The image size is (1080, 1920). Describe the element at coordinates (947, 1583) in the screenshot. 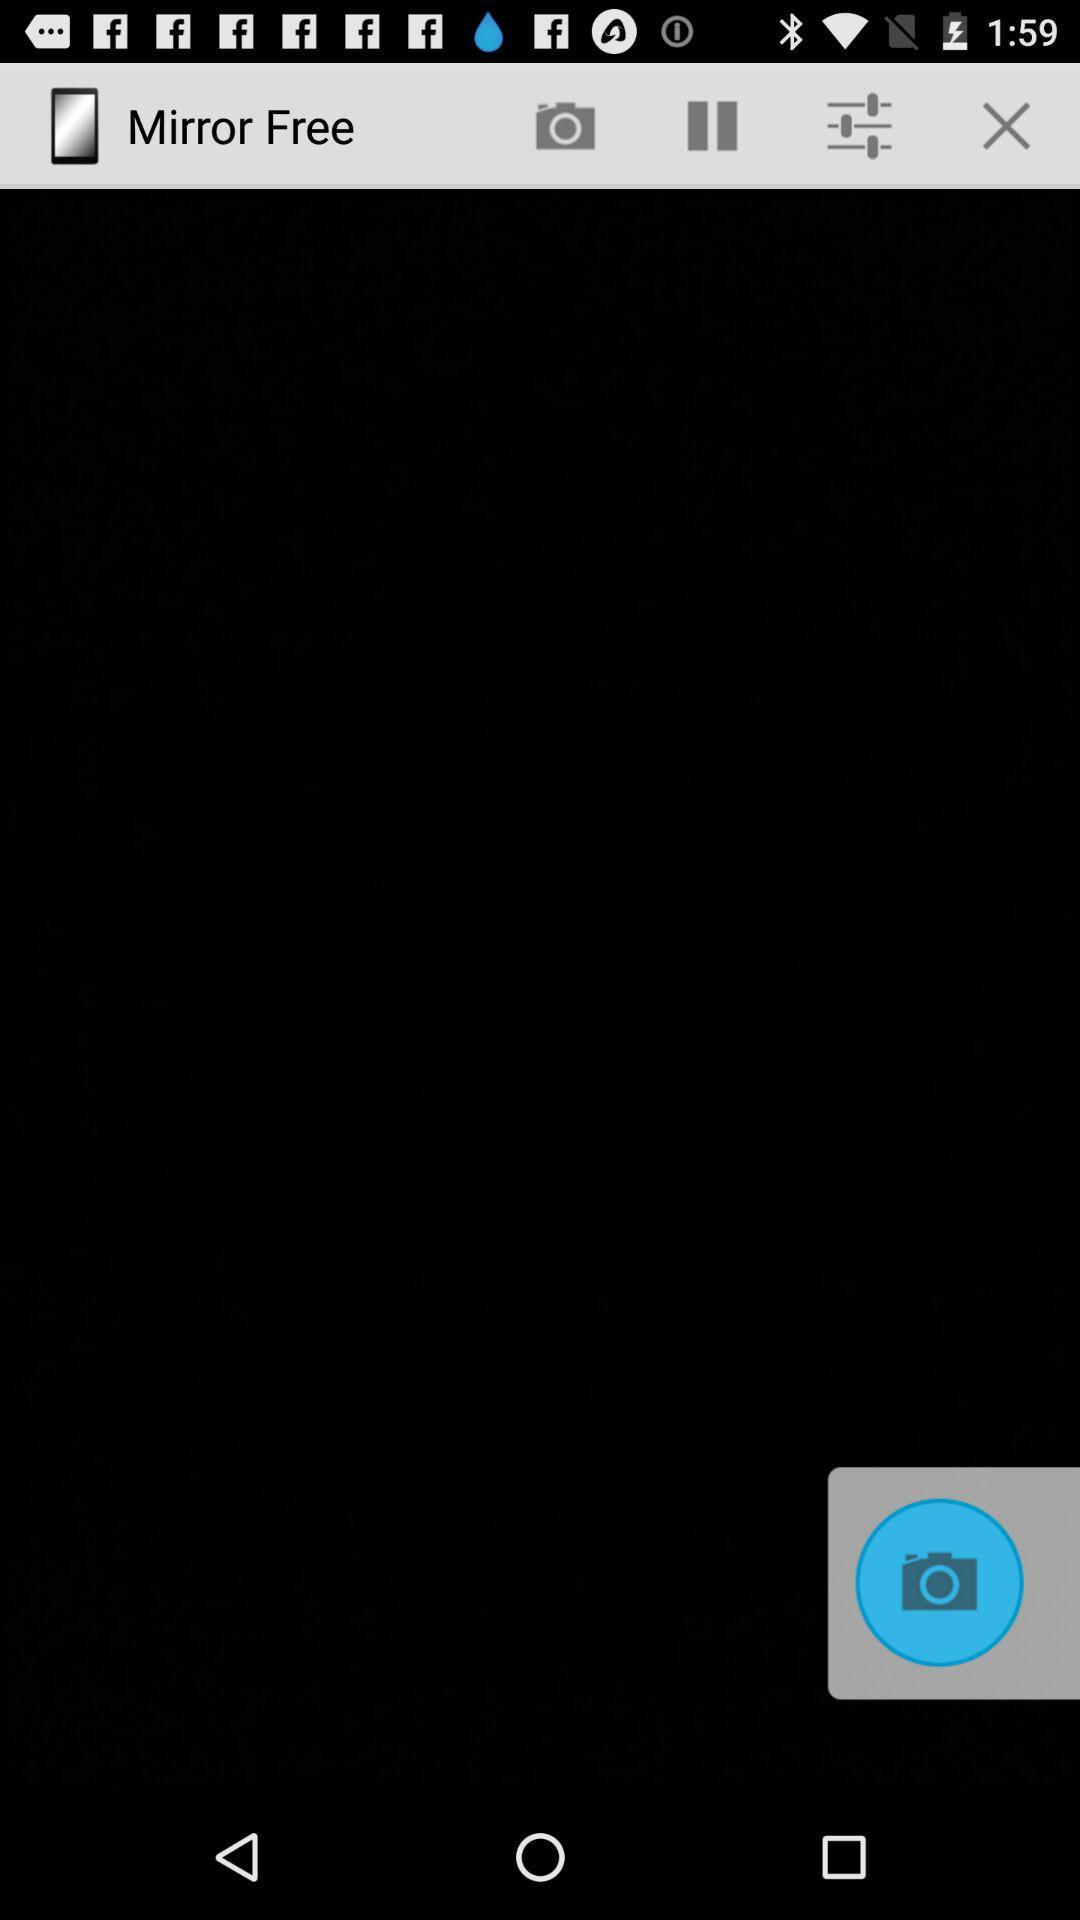

I see `icon at the bottom right corner` at that location.